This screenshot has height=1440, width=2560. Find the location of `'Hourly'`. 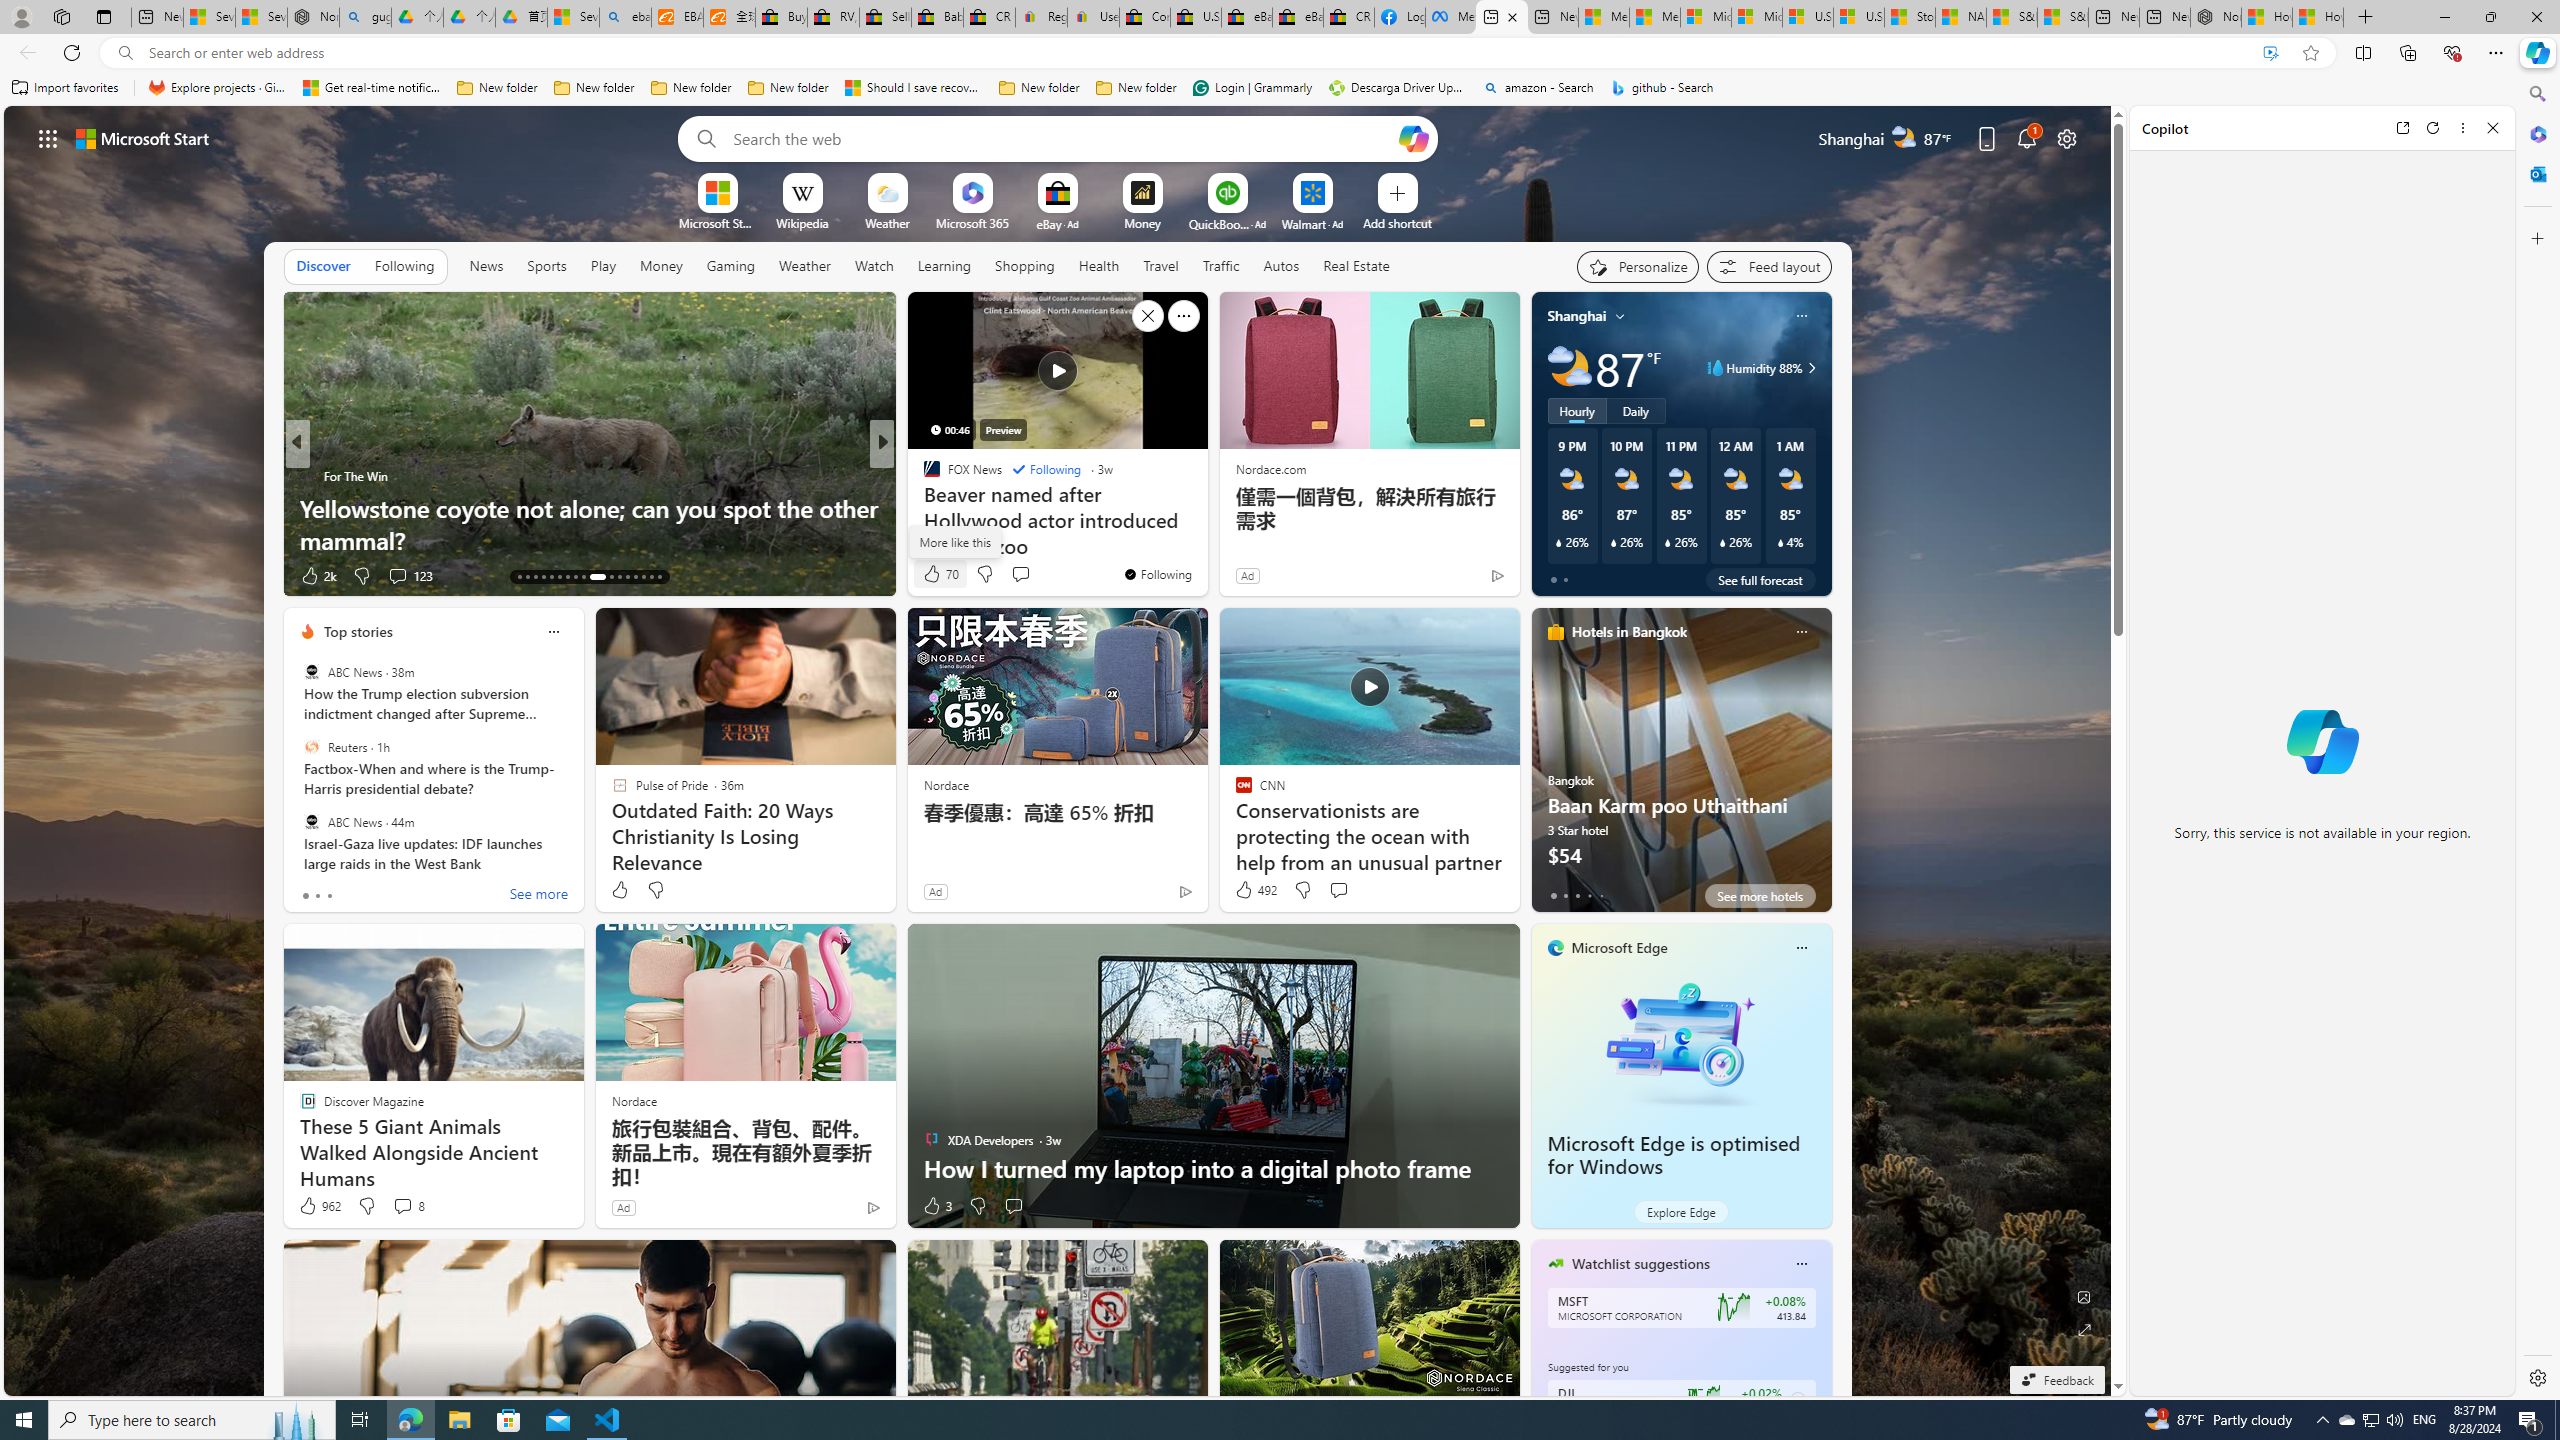

'Hourly' is located at coordinates (1575, 409).